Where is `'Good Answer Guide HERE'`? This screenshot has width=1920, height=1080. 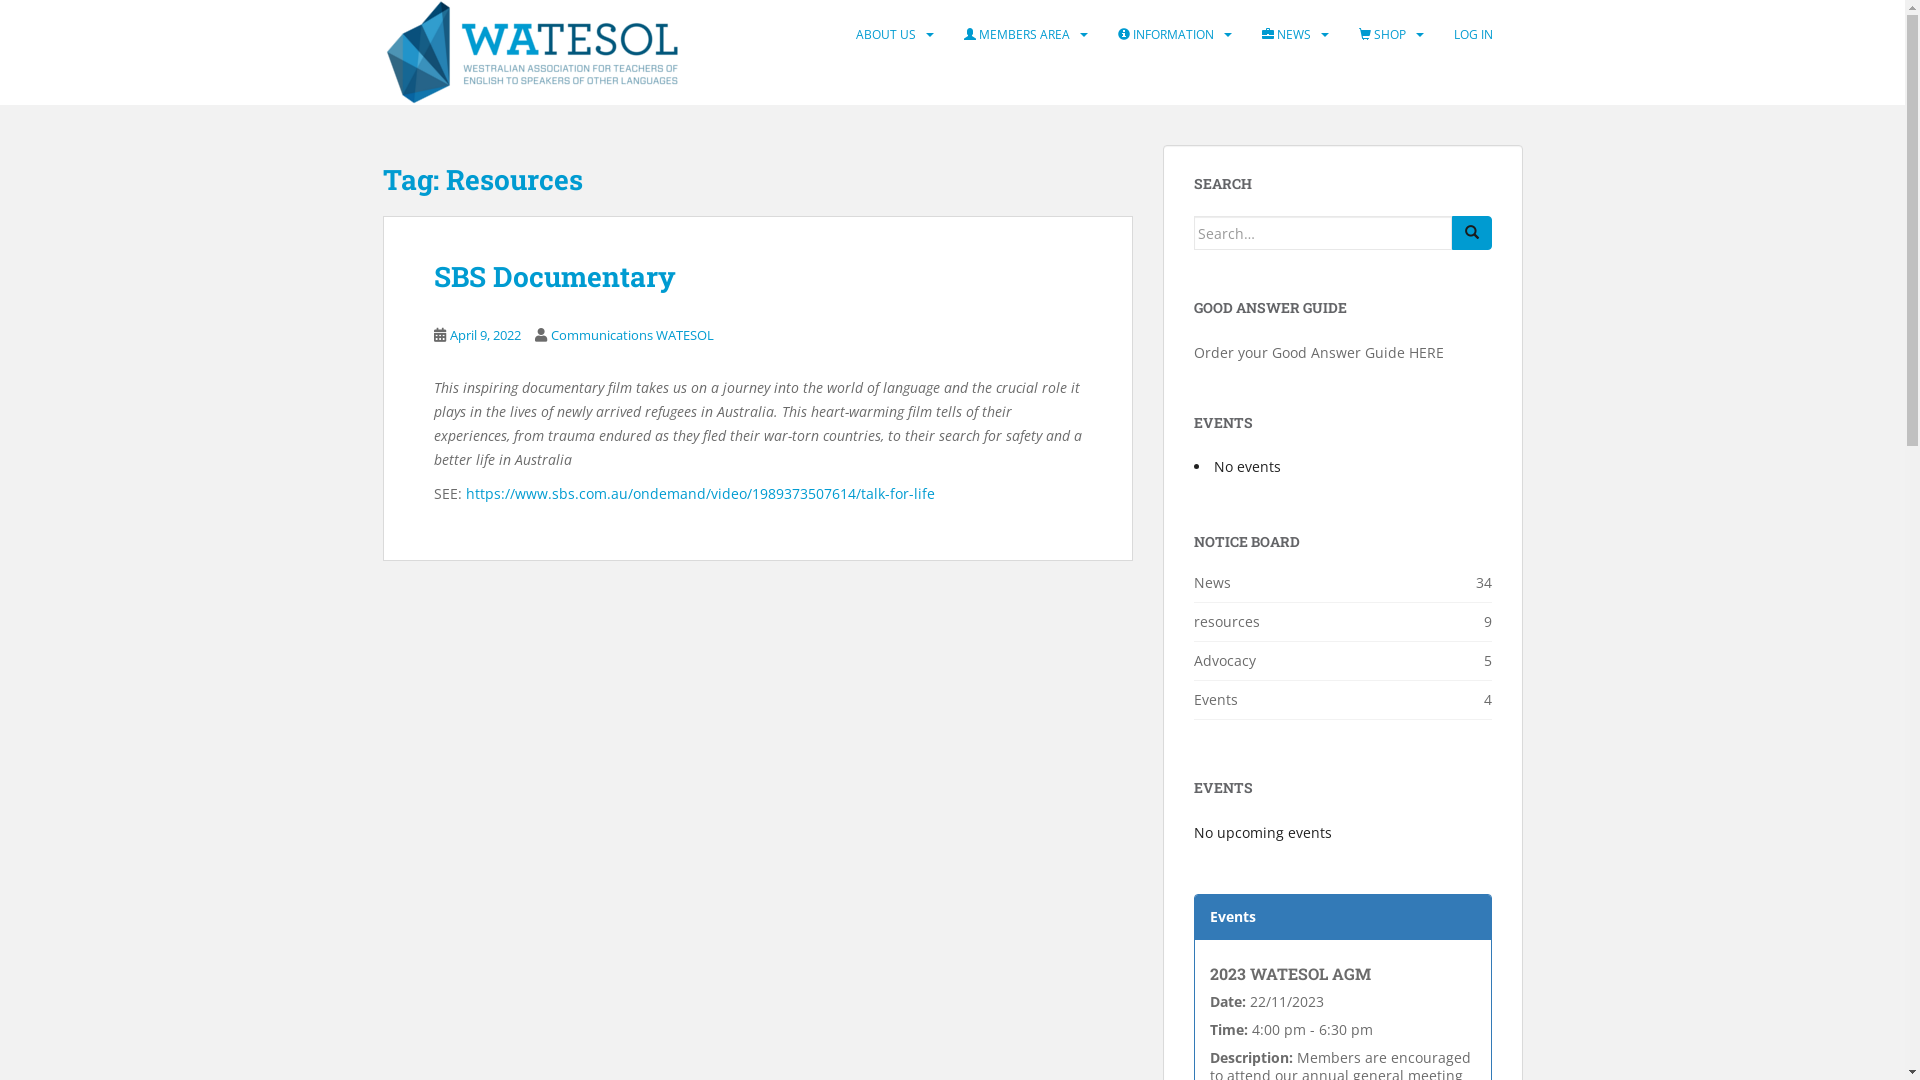 'Good Answer Guide HERE' is located at coordinates (1358, 351).